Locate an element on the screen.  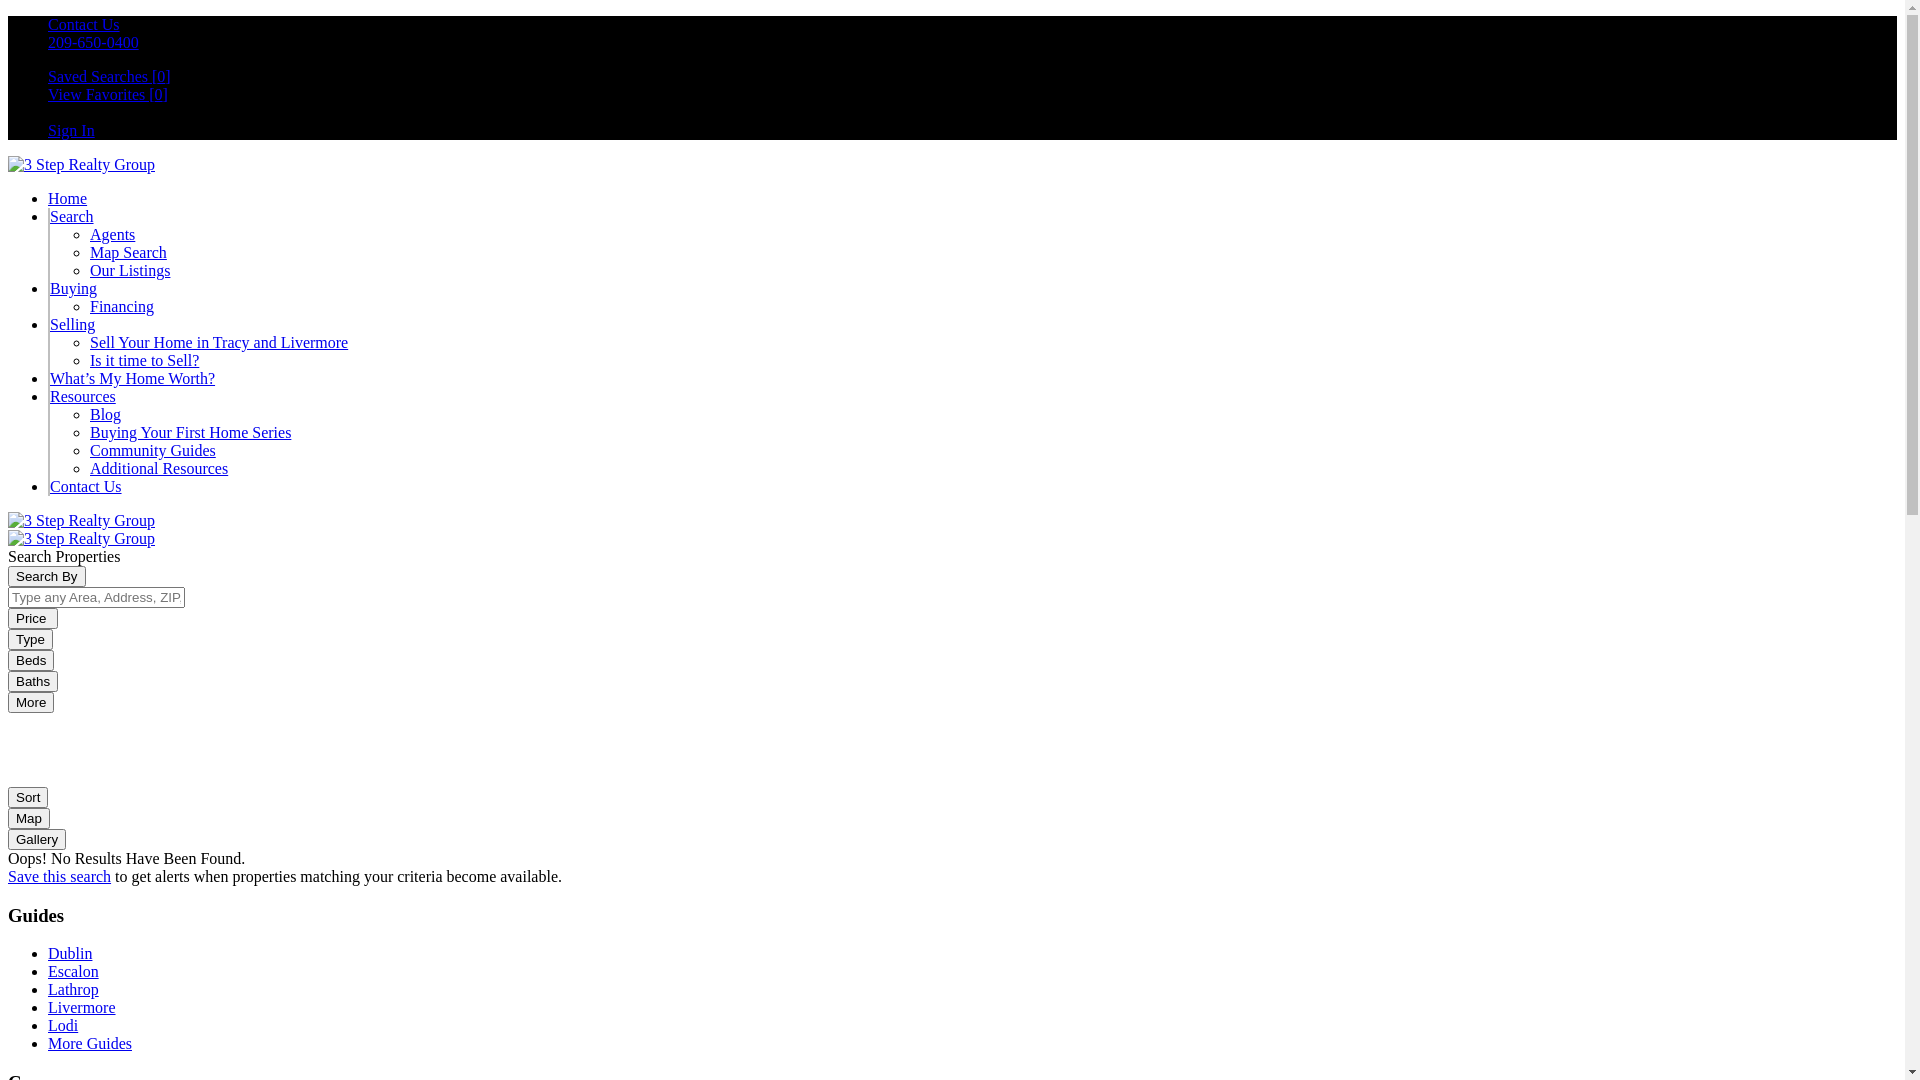
'Gallery' is located at coordinates (37, 838).